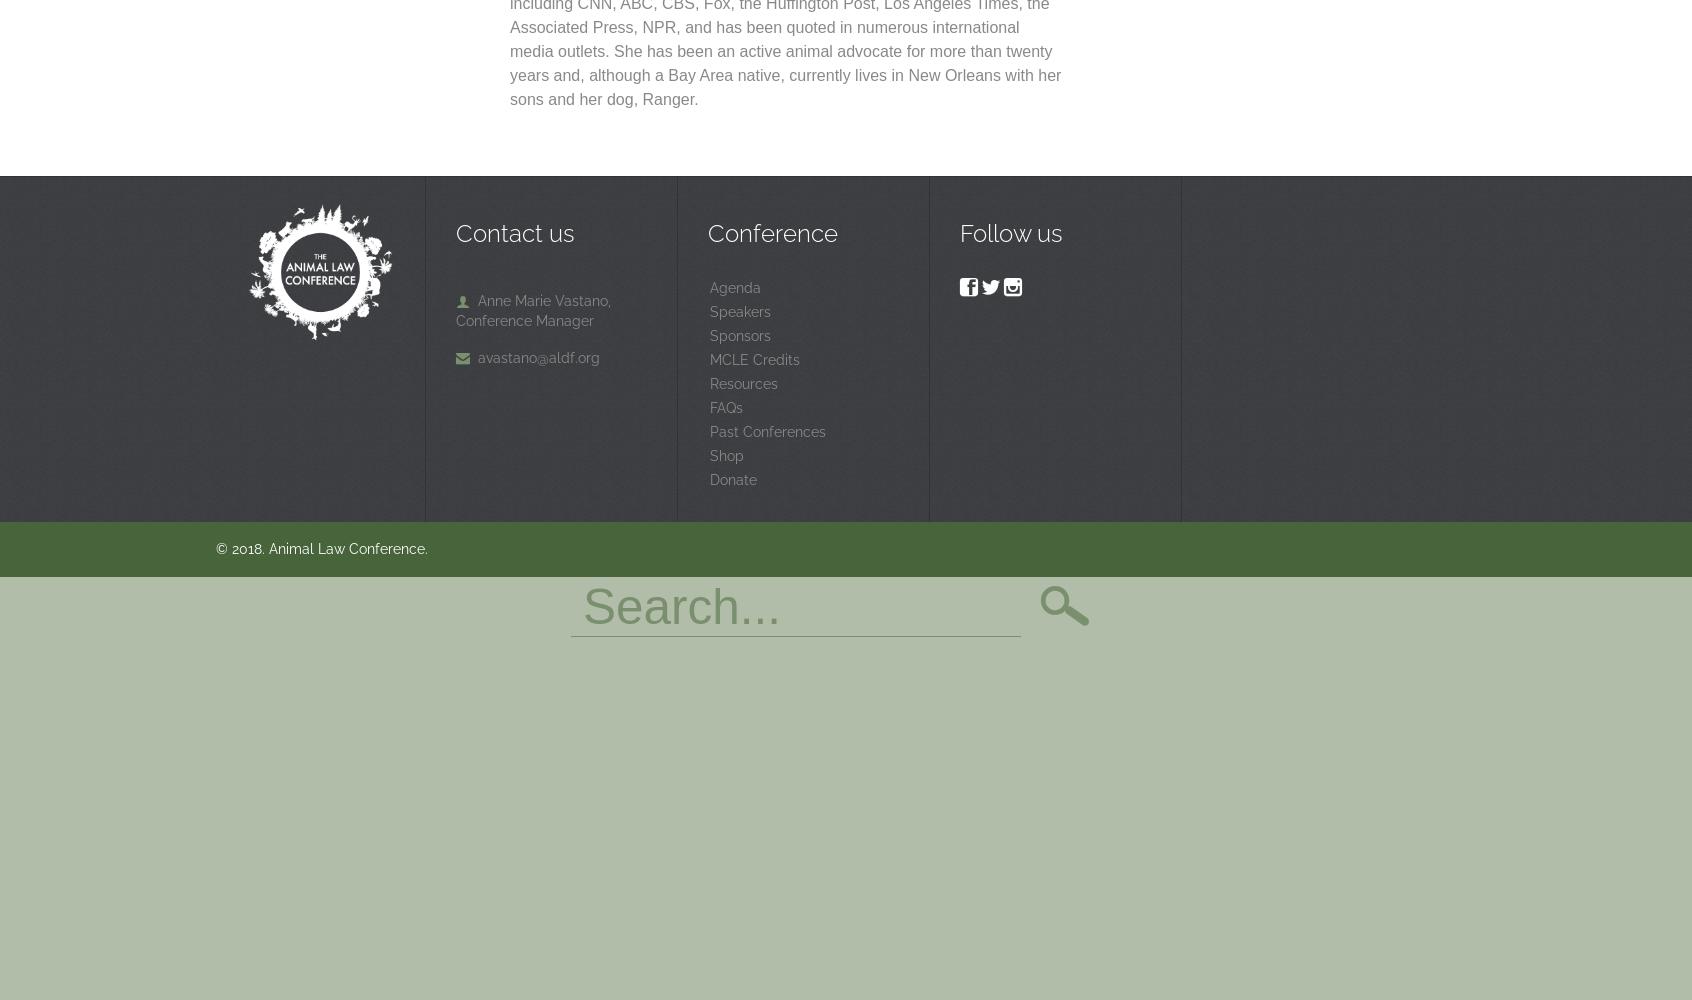 This screenshot has width=1692, height=1000. Describe the element at coordinates (515, 231) in the screenshot. I see `'Contact us'` at that location.